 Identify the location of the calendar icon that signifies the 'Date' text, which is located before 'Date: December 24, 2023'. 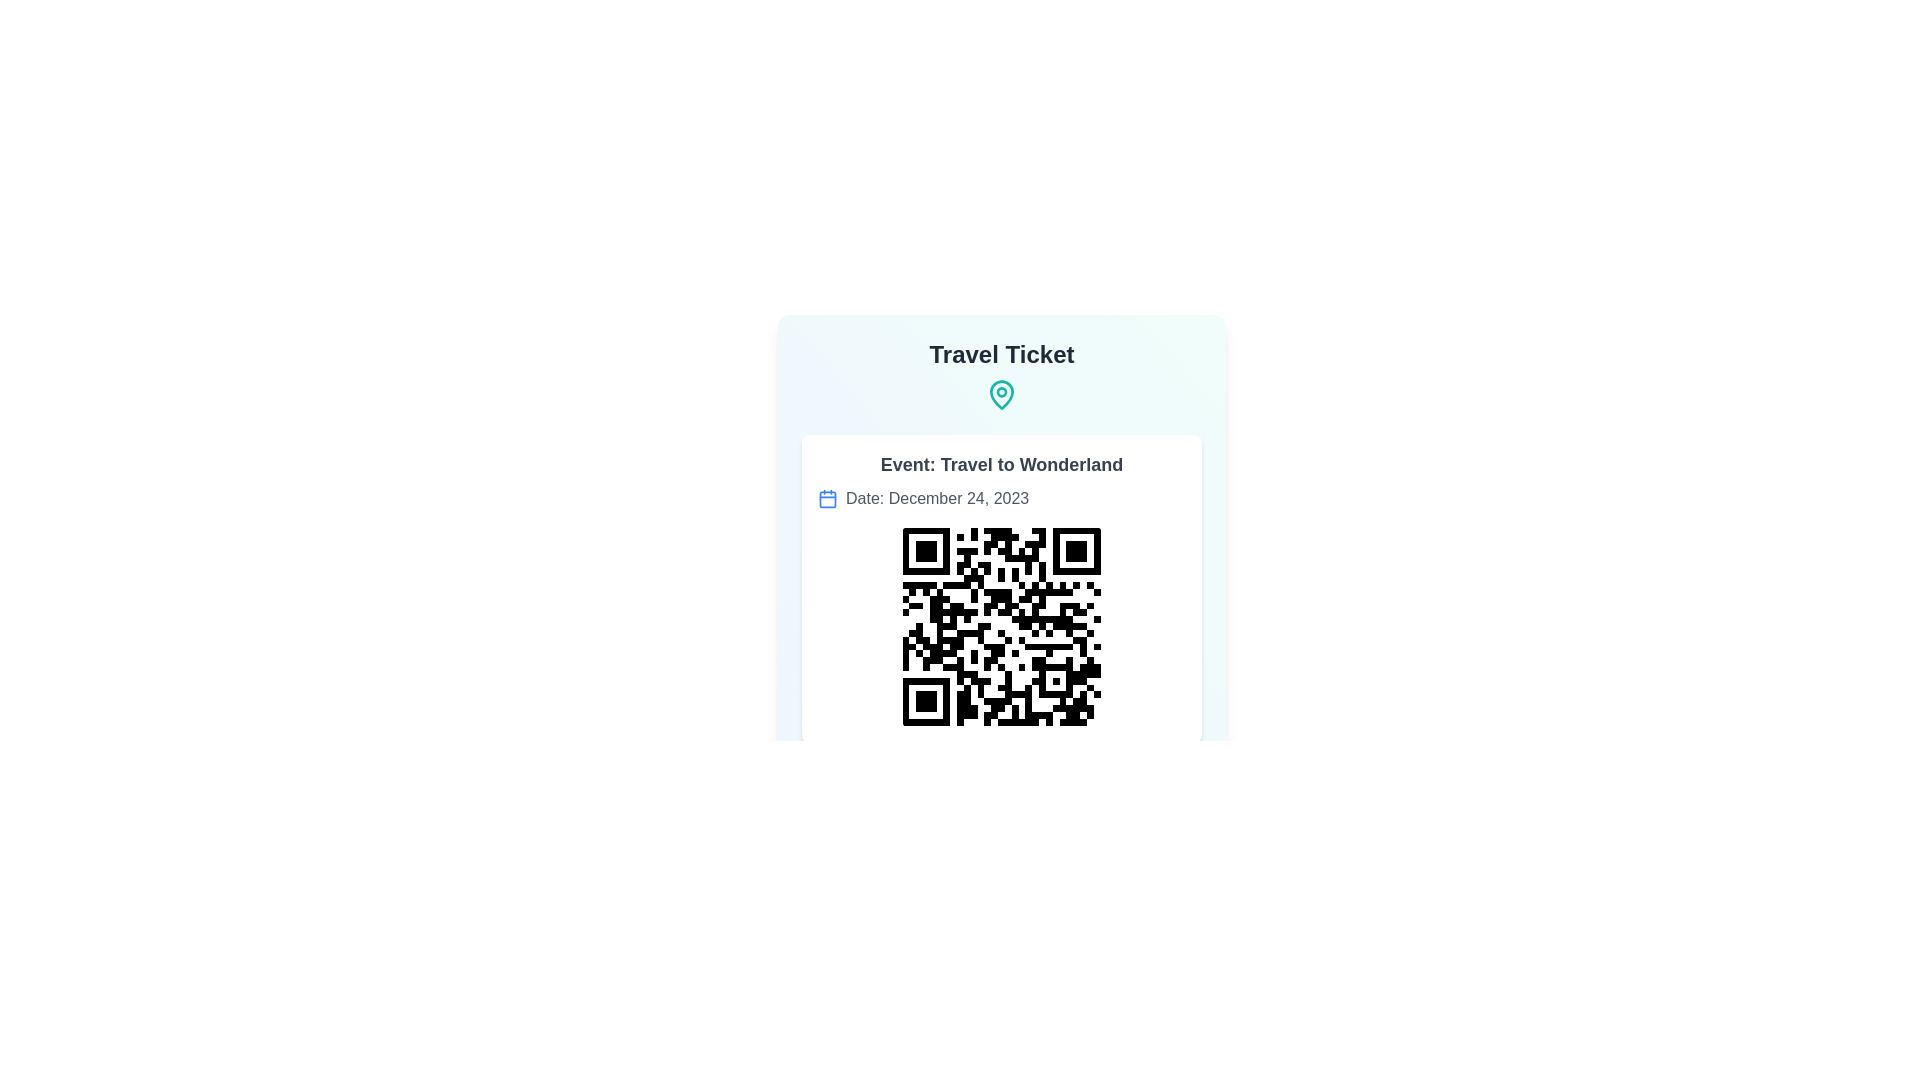
(828, 497).